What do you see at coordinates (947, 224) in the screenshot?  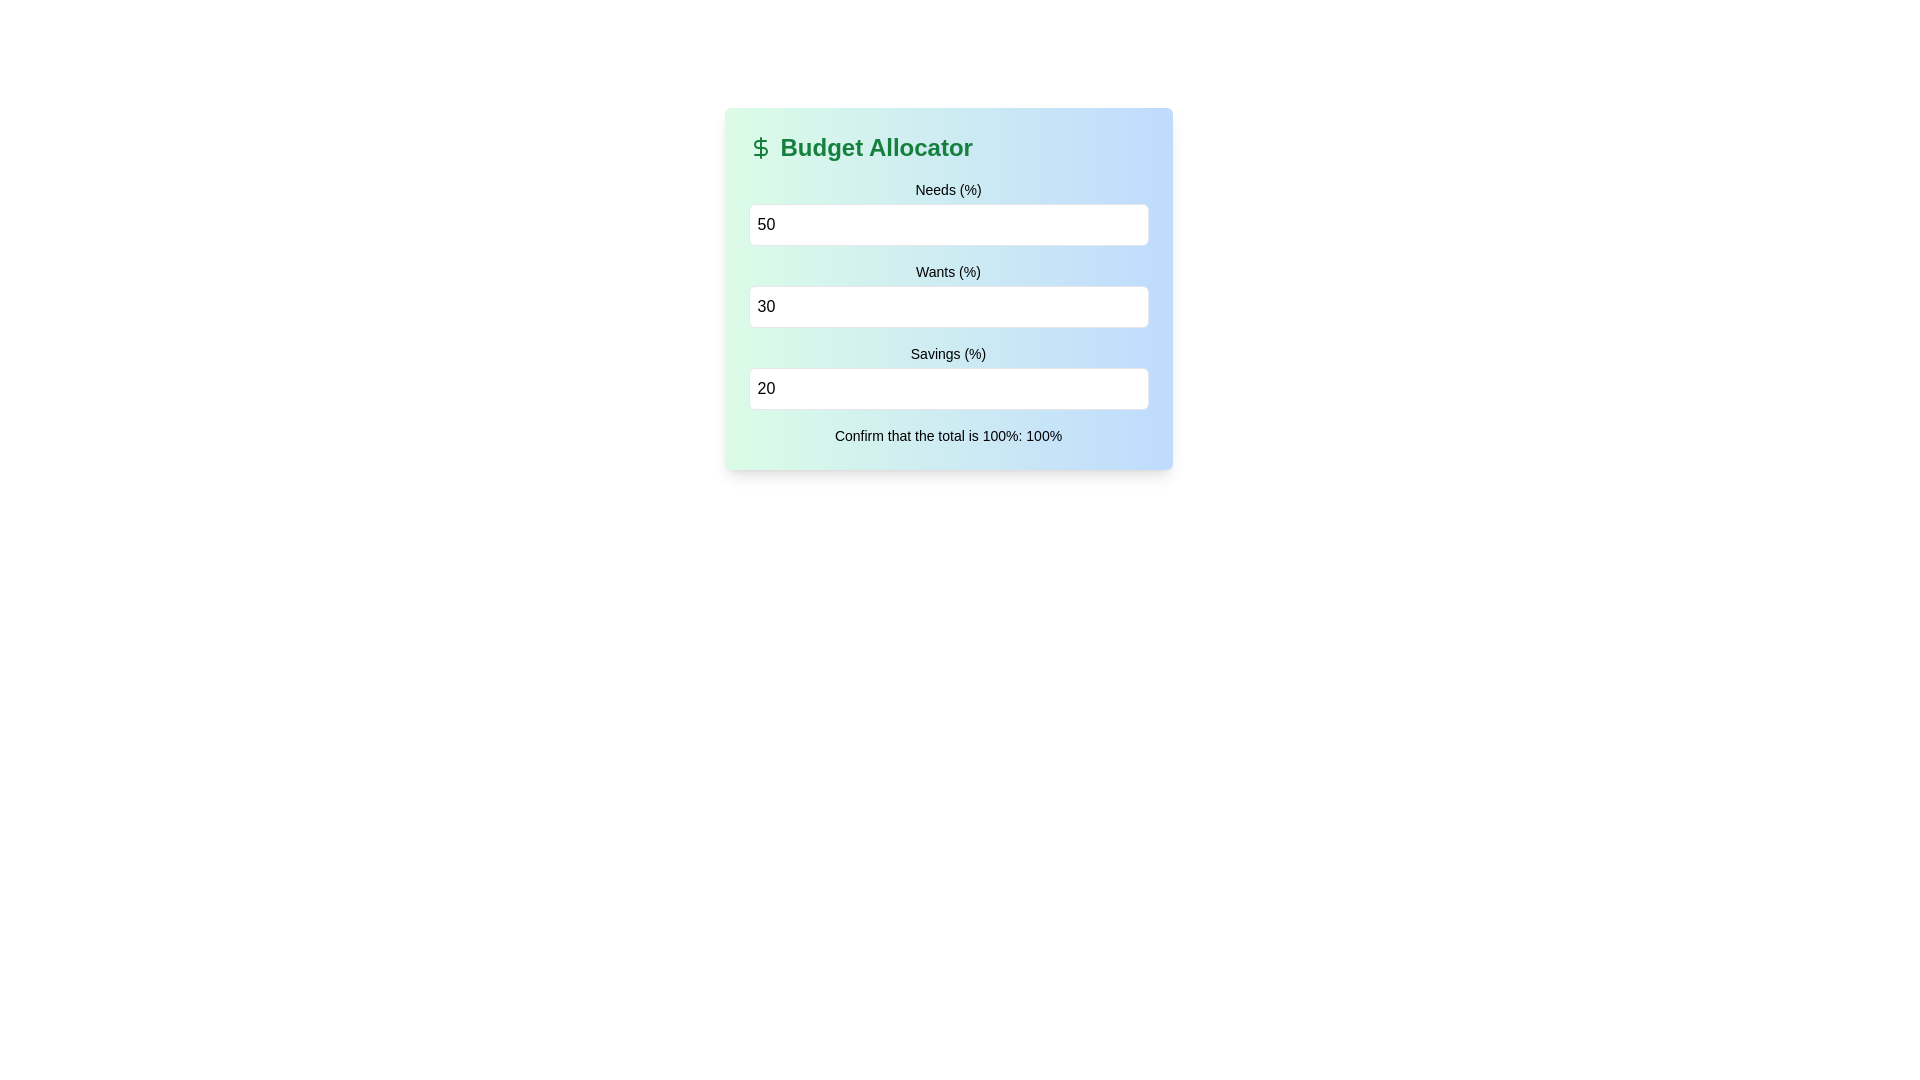 I see `the number input field styled with rounded corners and a blue ring, located below the 'Needs (%)' label for editing` at bounding box center [947, 224].